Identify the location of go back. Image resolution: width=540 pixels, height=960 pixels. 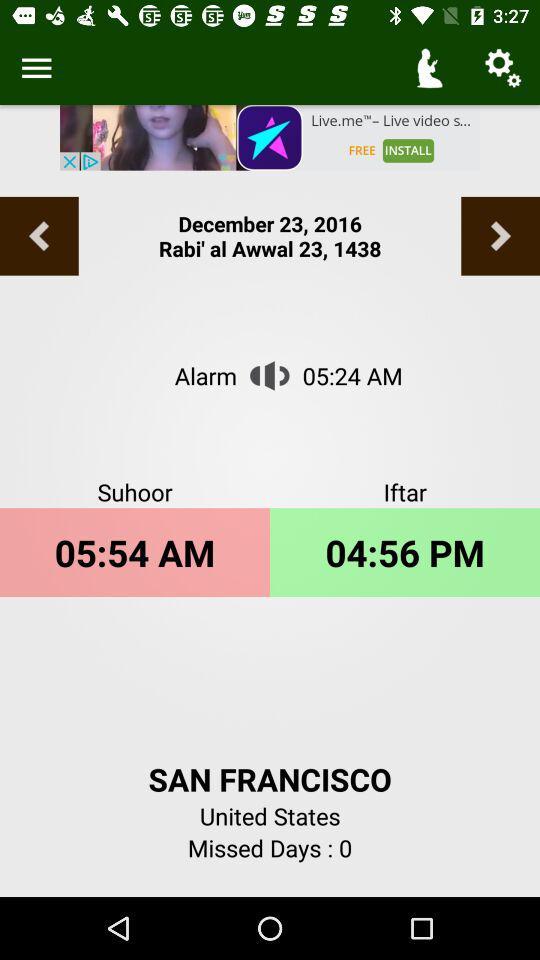
(39, 236).